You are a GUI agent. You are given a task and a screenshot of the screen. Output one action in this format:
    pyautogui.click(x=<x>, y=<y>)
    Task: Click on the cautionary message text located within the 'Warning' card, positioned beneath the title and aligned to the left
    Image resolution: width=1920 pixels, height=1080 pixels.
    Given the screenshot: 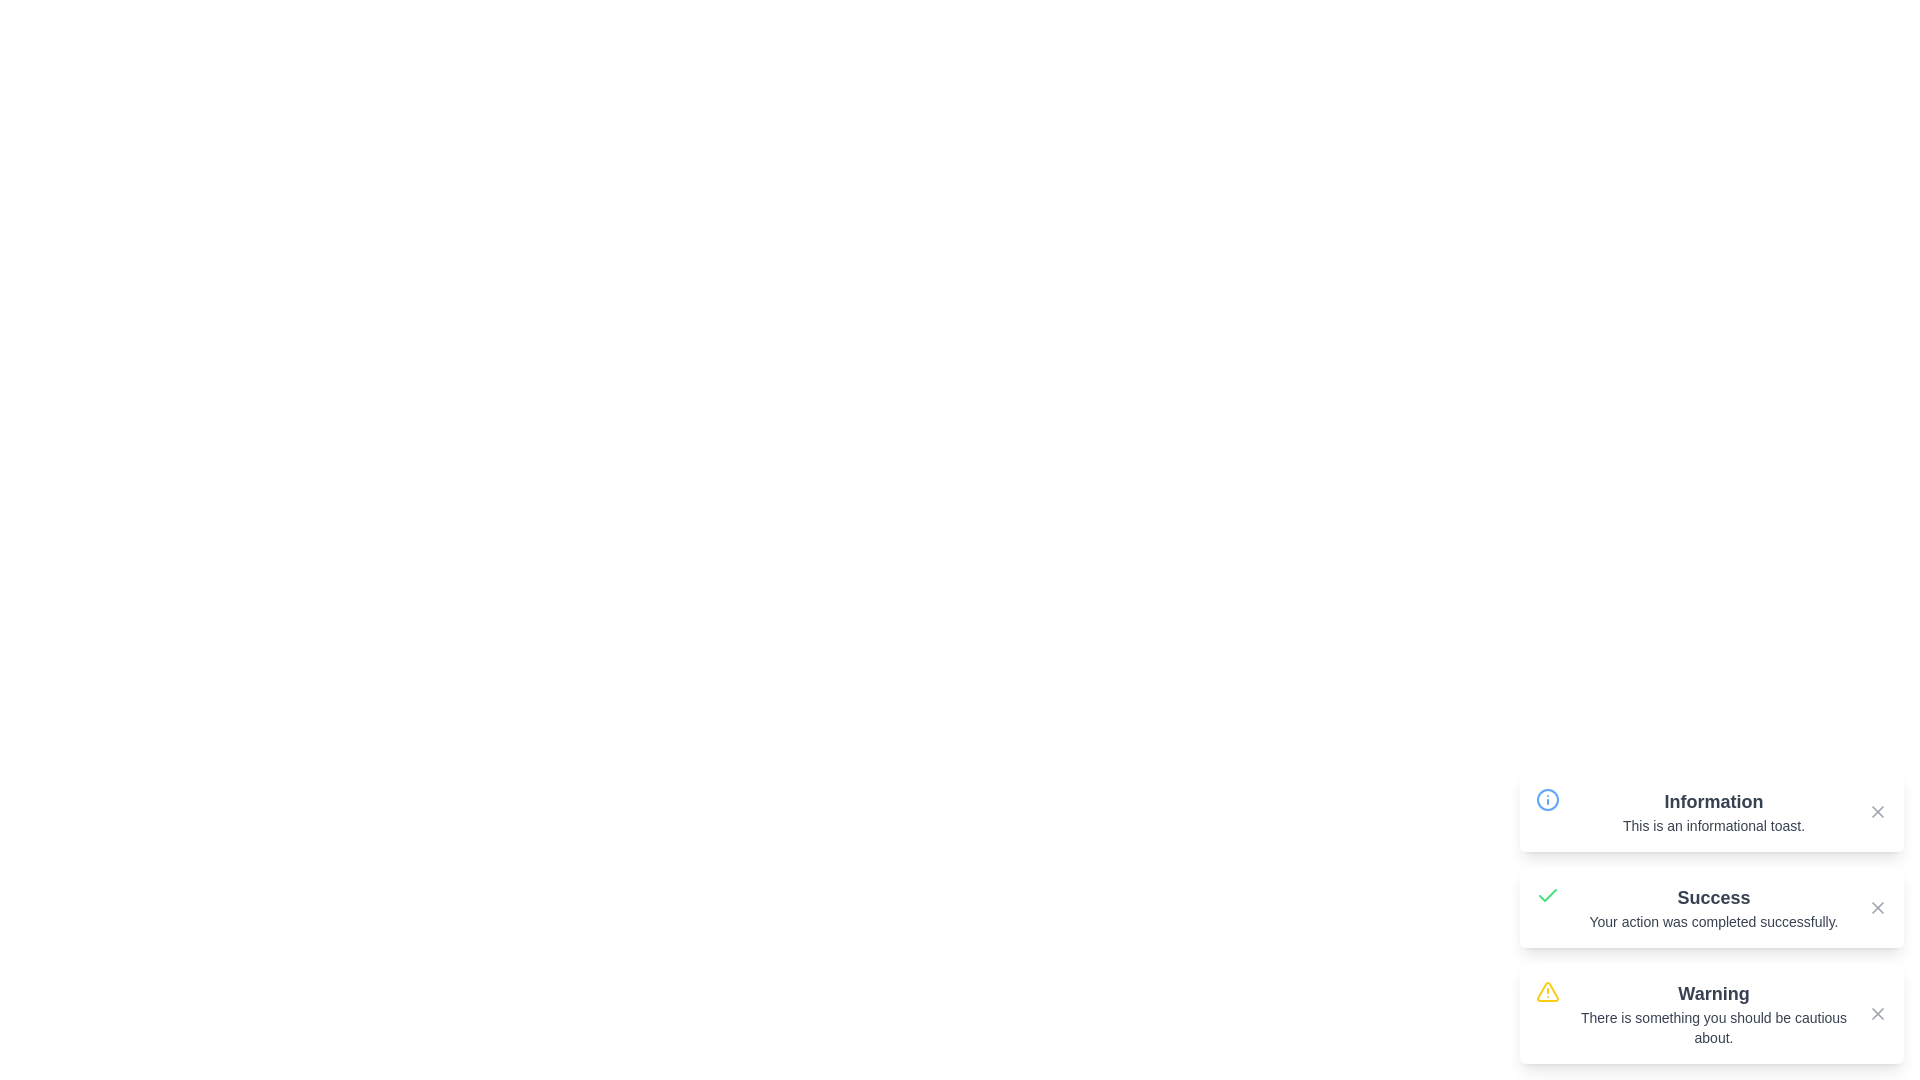 What is the action you would take?
    pyautogui.click(x=1712, y=1028)
    